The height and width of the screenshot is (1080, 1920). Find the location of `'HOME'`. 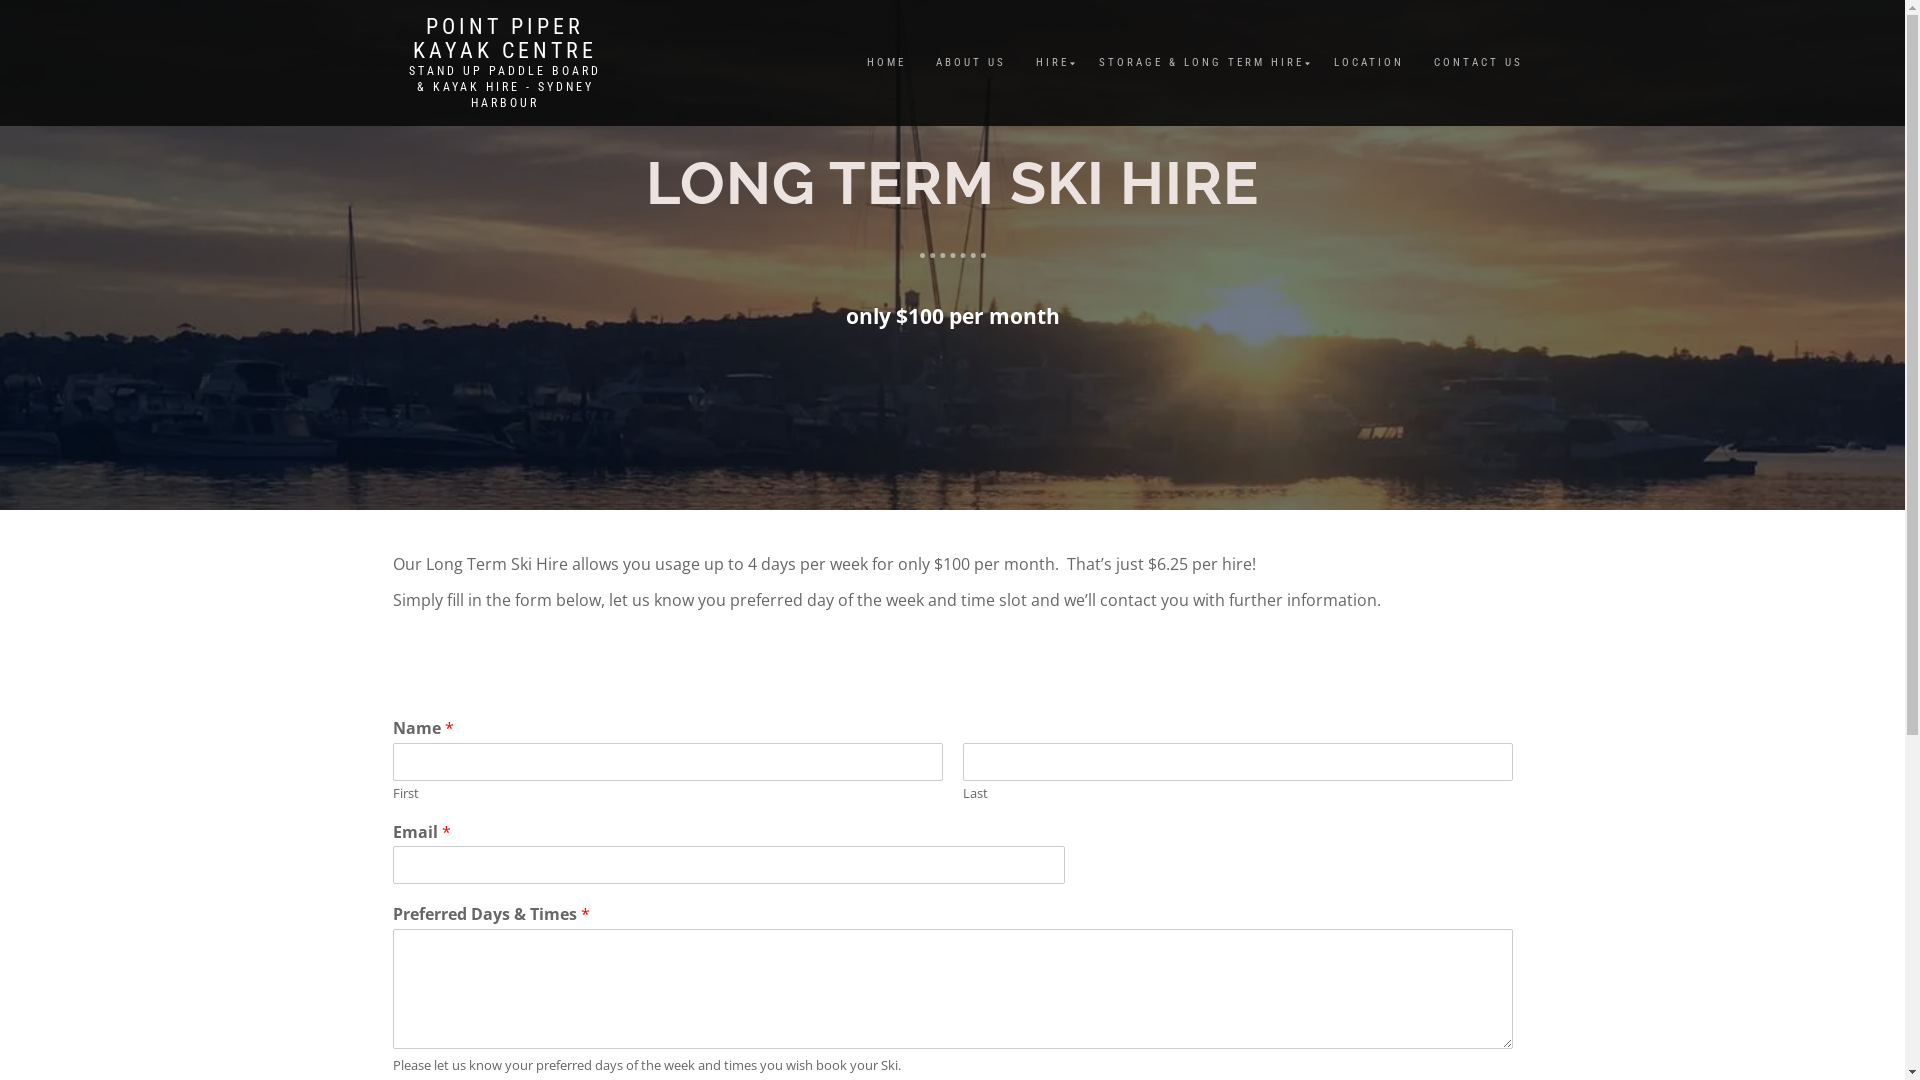

'HOME' is located at coordinates (885, 61).